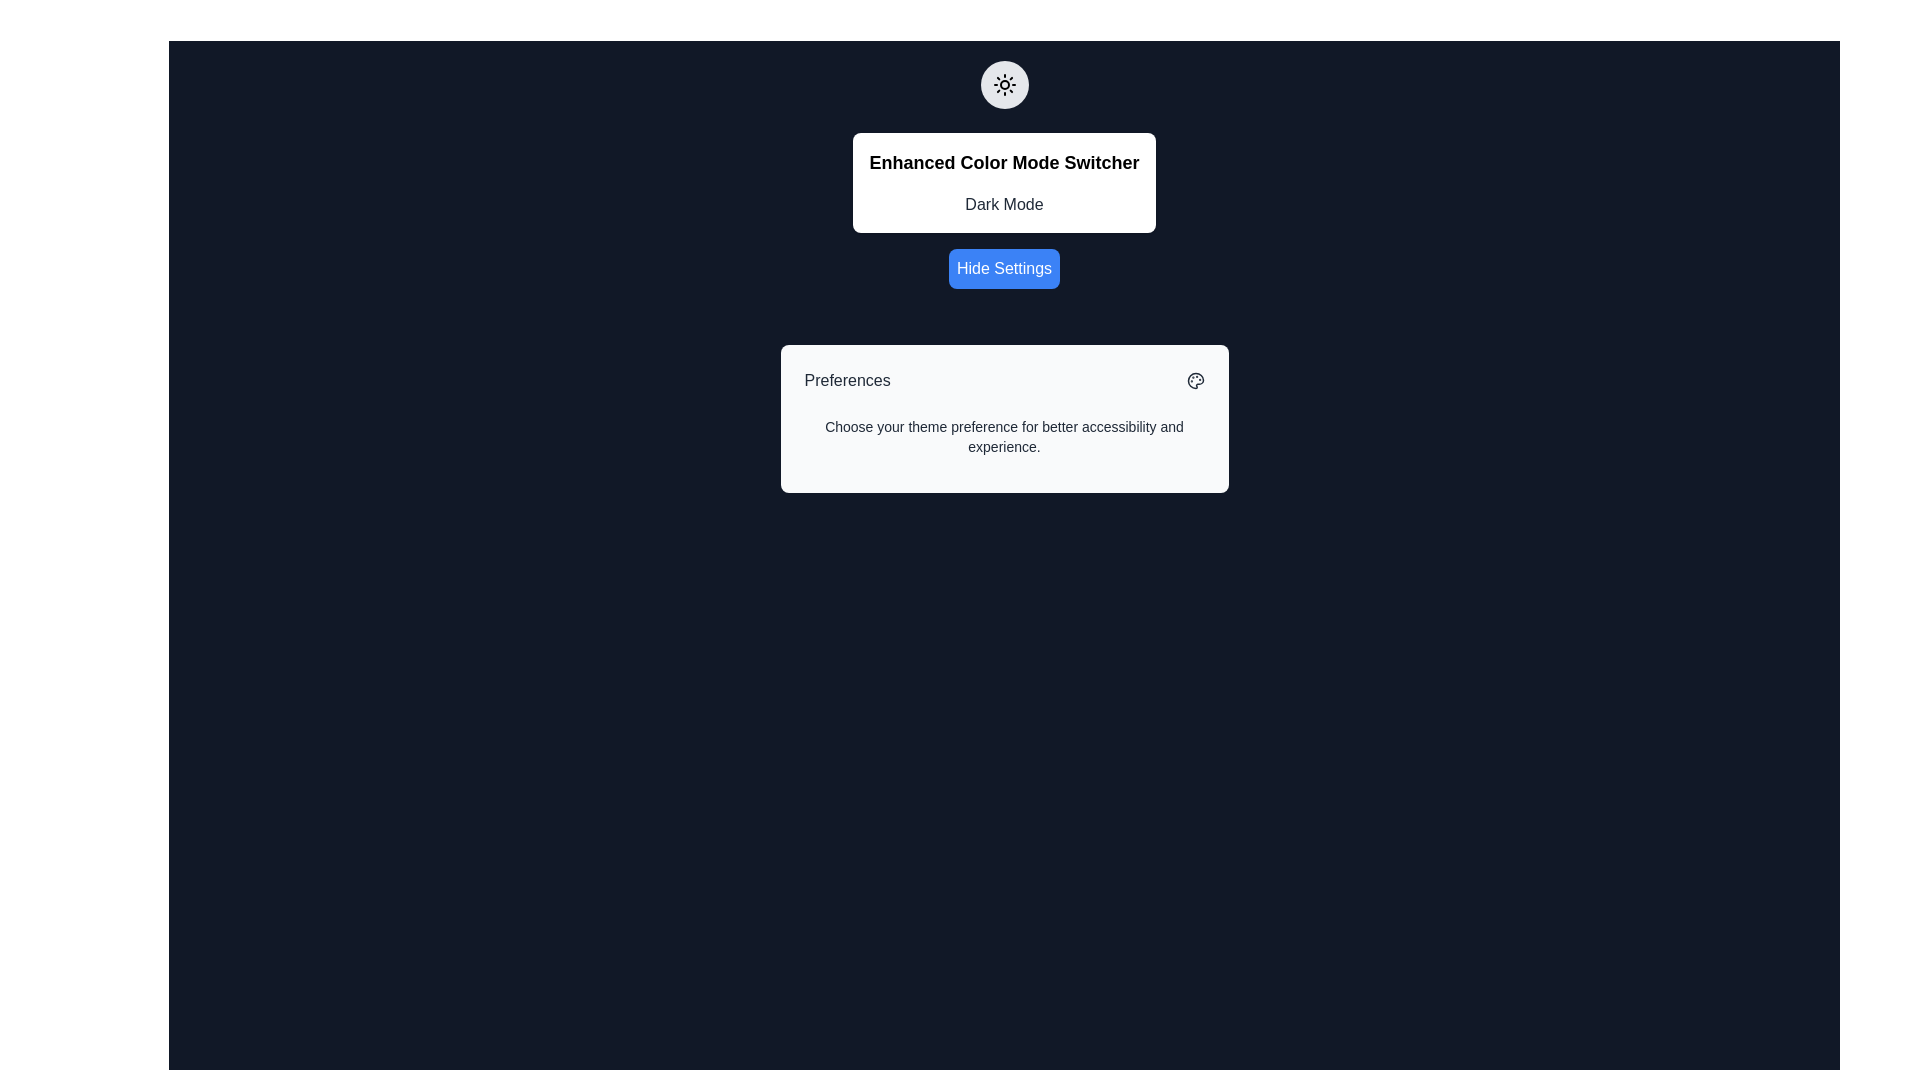 This screenshot has height=1080, width=1920. Describe the element at coordinates (1004, 268) in the screenshot. I see `the 'Hide Settings' button, which is styled with white text on a blue background and is positioned below the 'Enhanced Color Mode Switcher' section` at that location.